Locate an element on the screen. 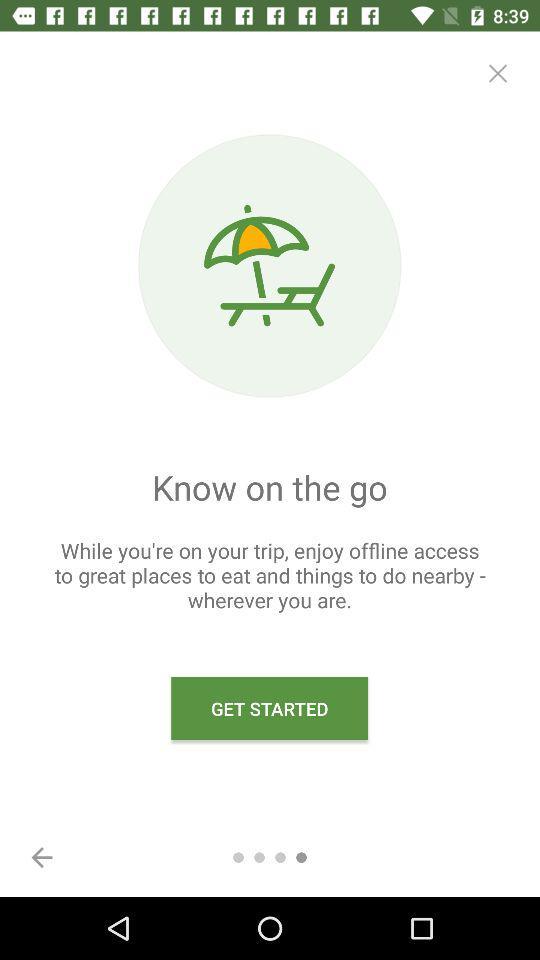 The width and height of the screenshot is (540, 960). the arrow_backward icon is located at coordinates (42, 856).